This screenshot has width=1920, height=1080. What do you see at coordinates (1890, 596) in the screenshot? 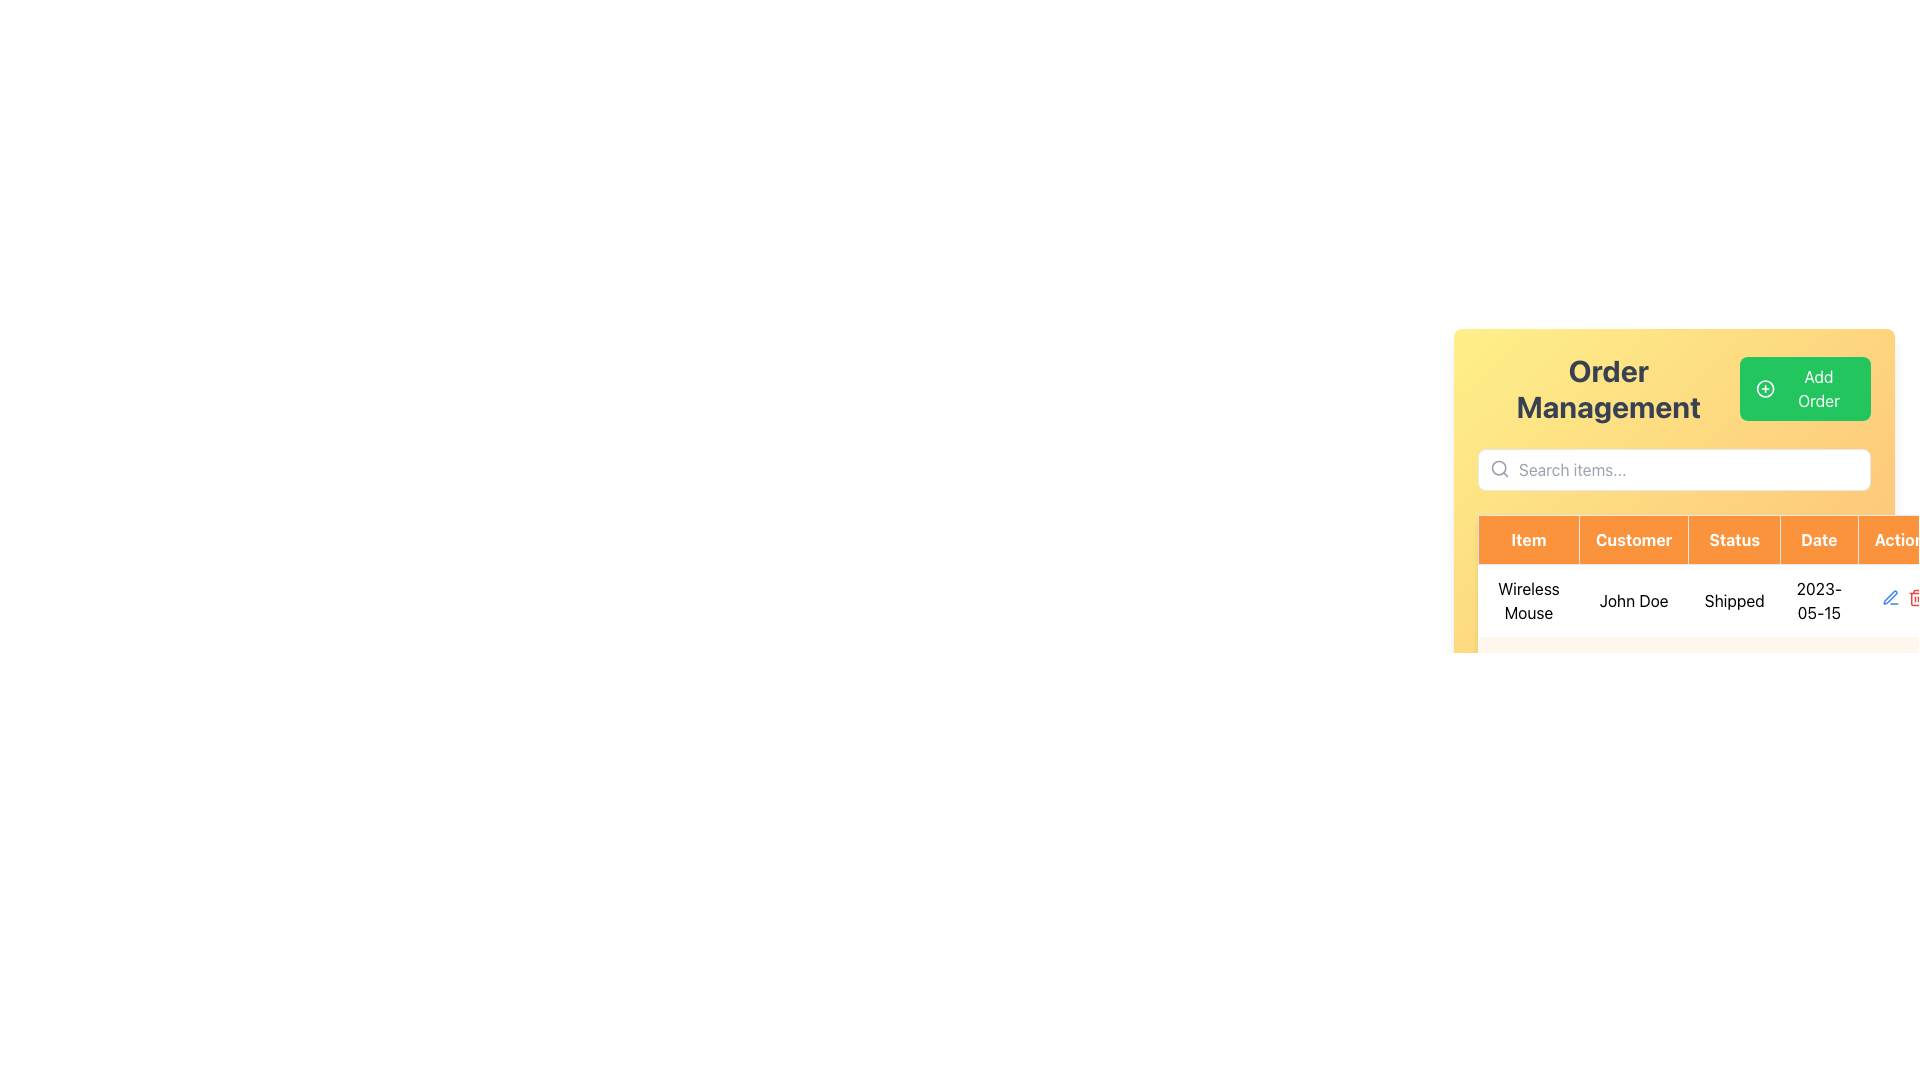
I see `the edit button in the 'Actions' column of the first row of the table` at bounding box center [1890, 596].